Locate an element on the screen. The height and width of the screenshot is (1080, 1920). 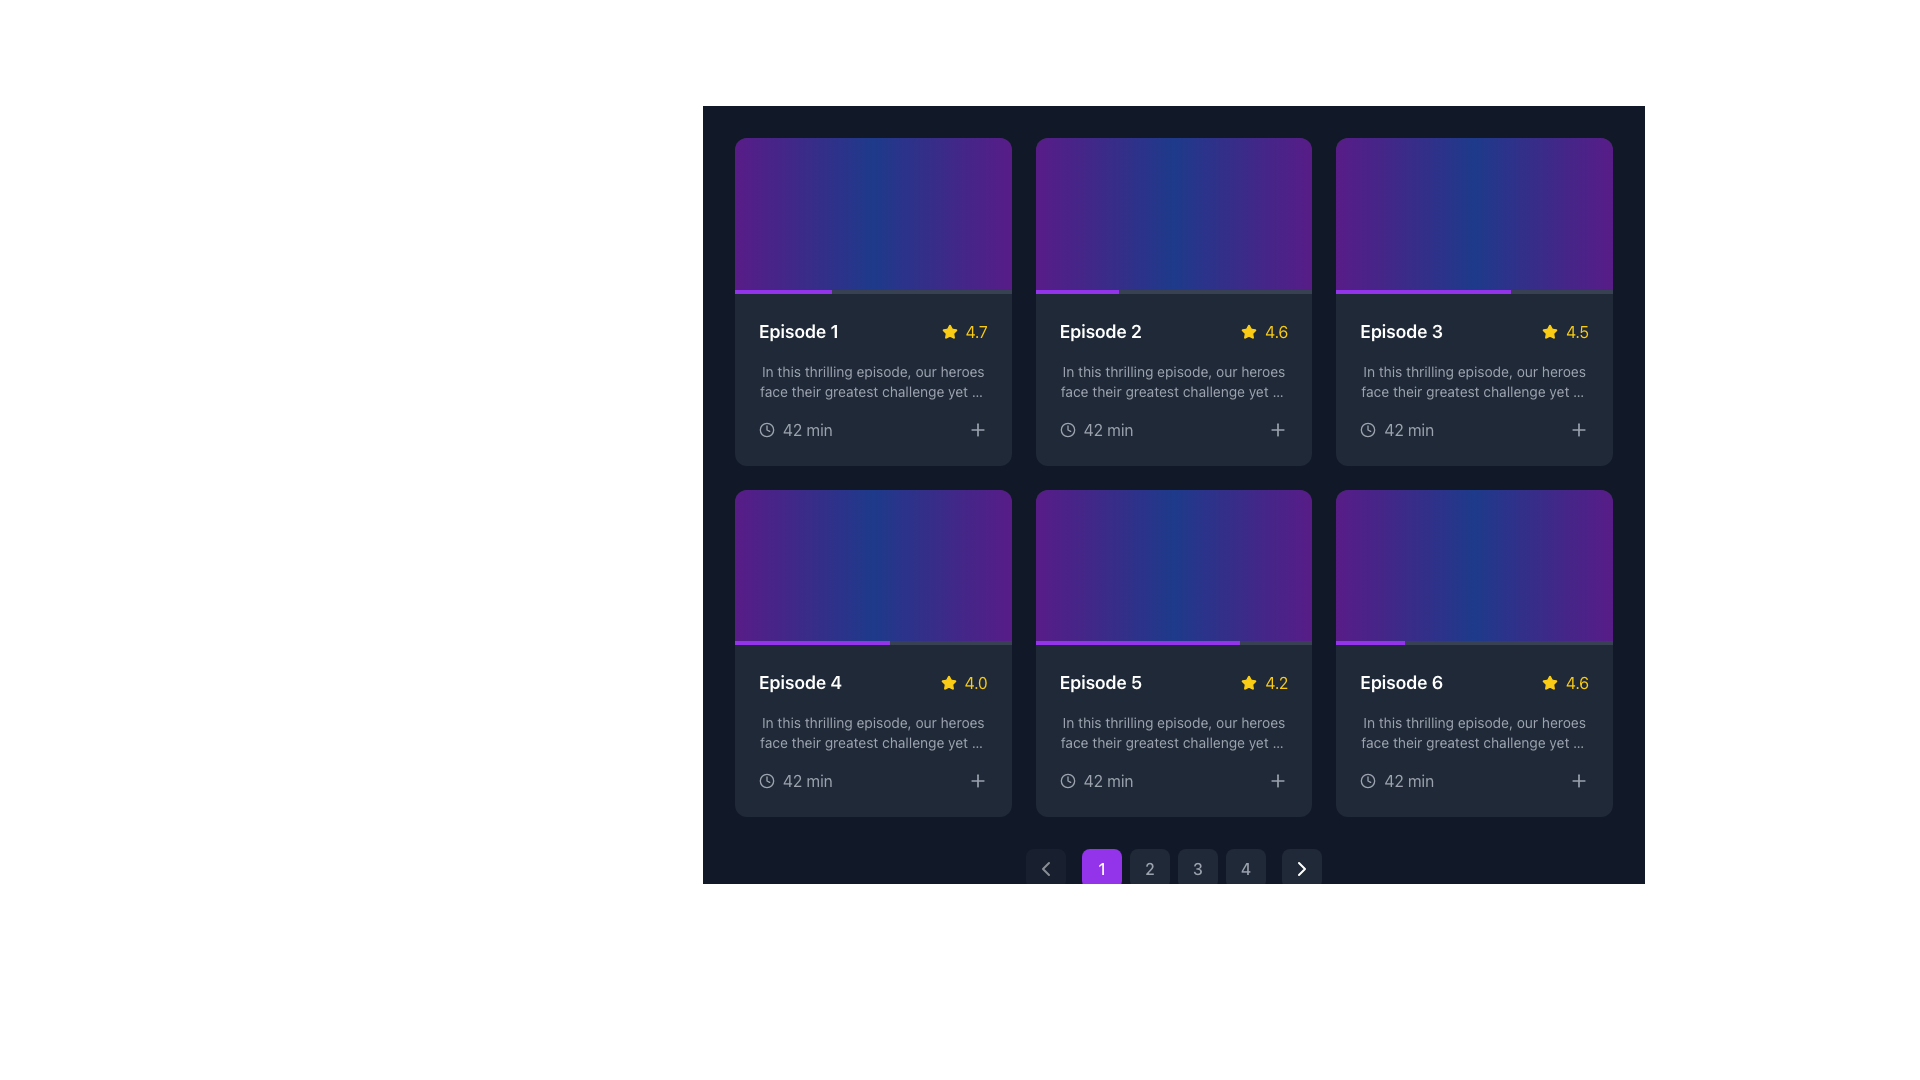
the third pagination button located at the bottom center of the interface is located at coordinates (1198, 867).